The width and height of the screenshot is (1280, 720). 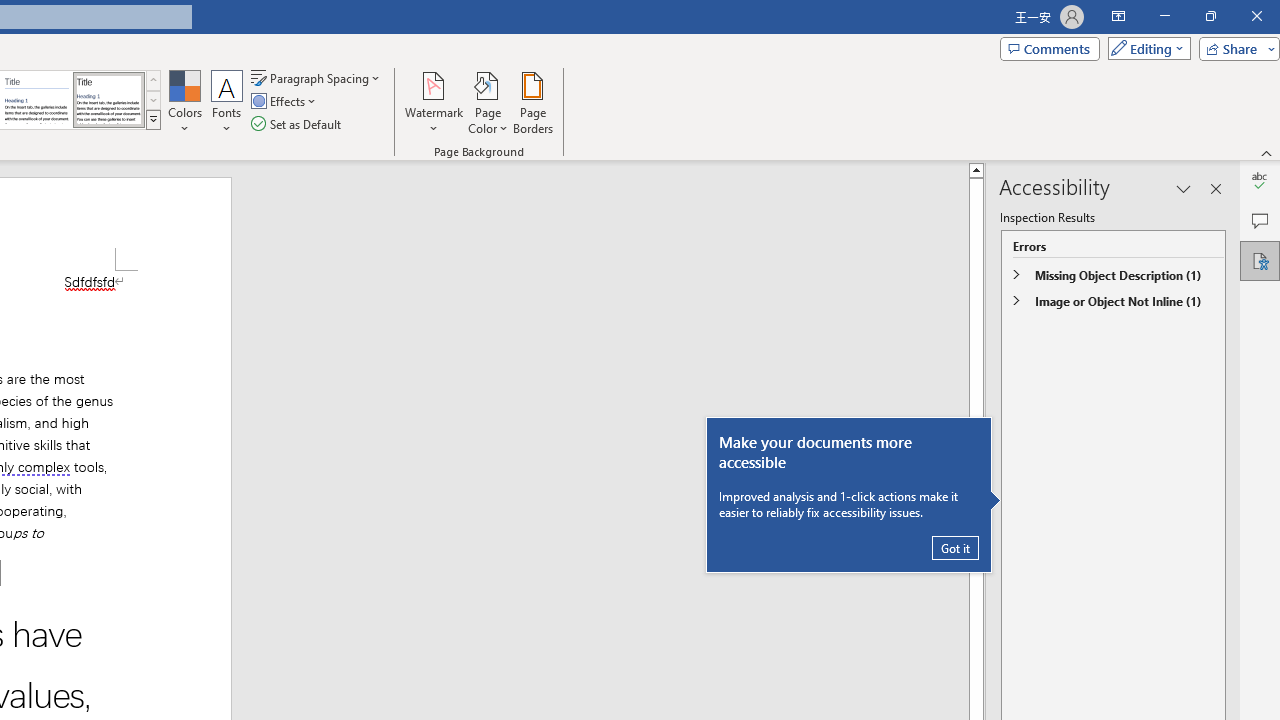 I want to click on 'Editor', so click(x=1259, y=181).